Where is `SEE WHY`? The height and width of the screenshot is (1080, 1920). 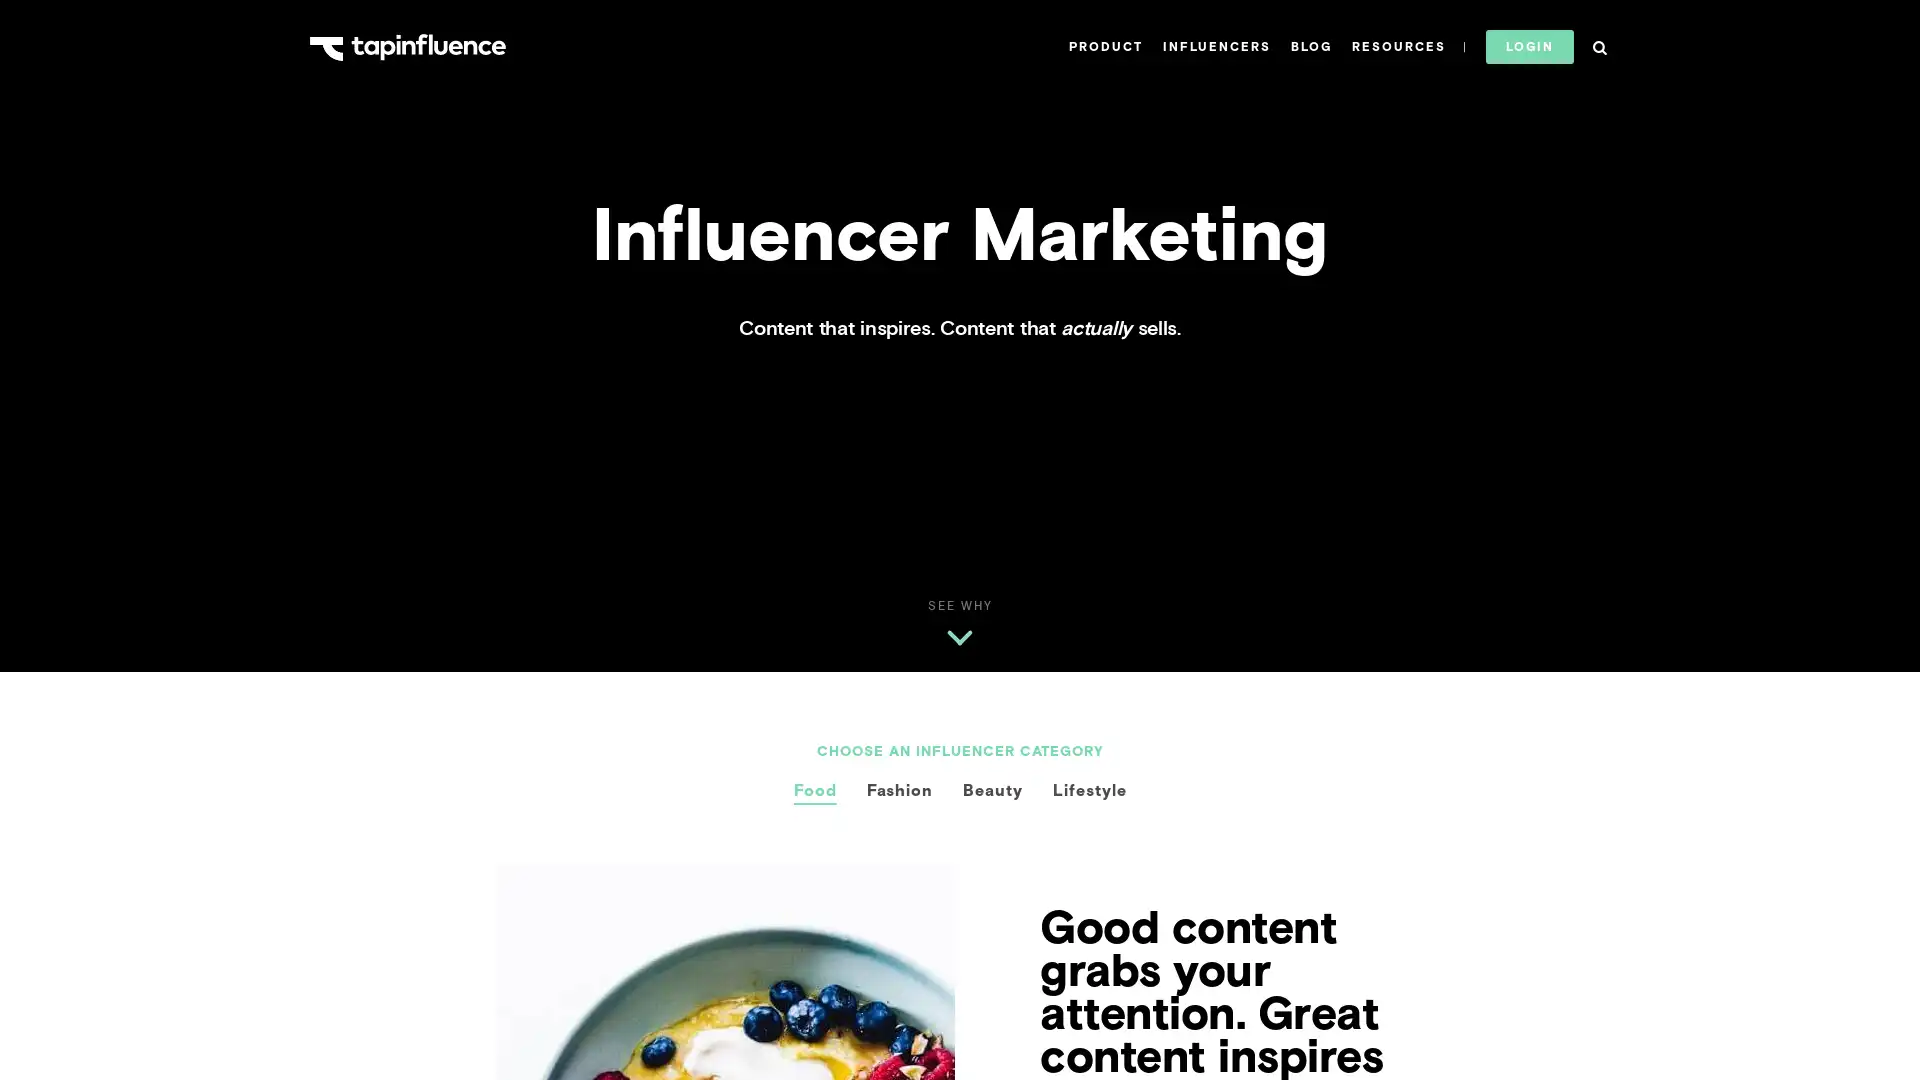
SEE WHY is located at coordinates (958, 605).